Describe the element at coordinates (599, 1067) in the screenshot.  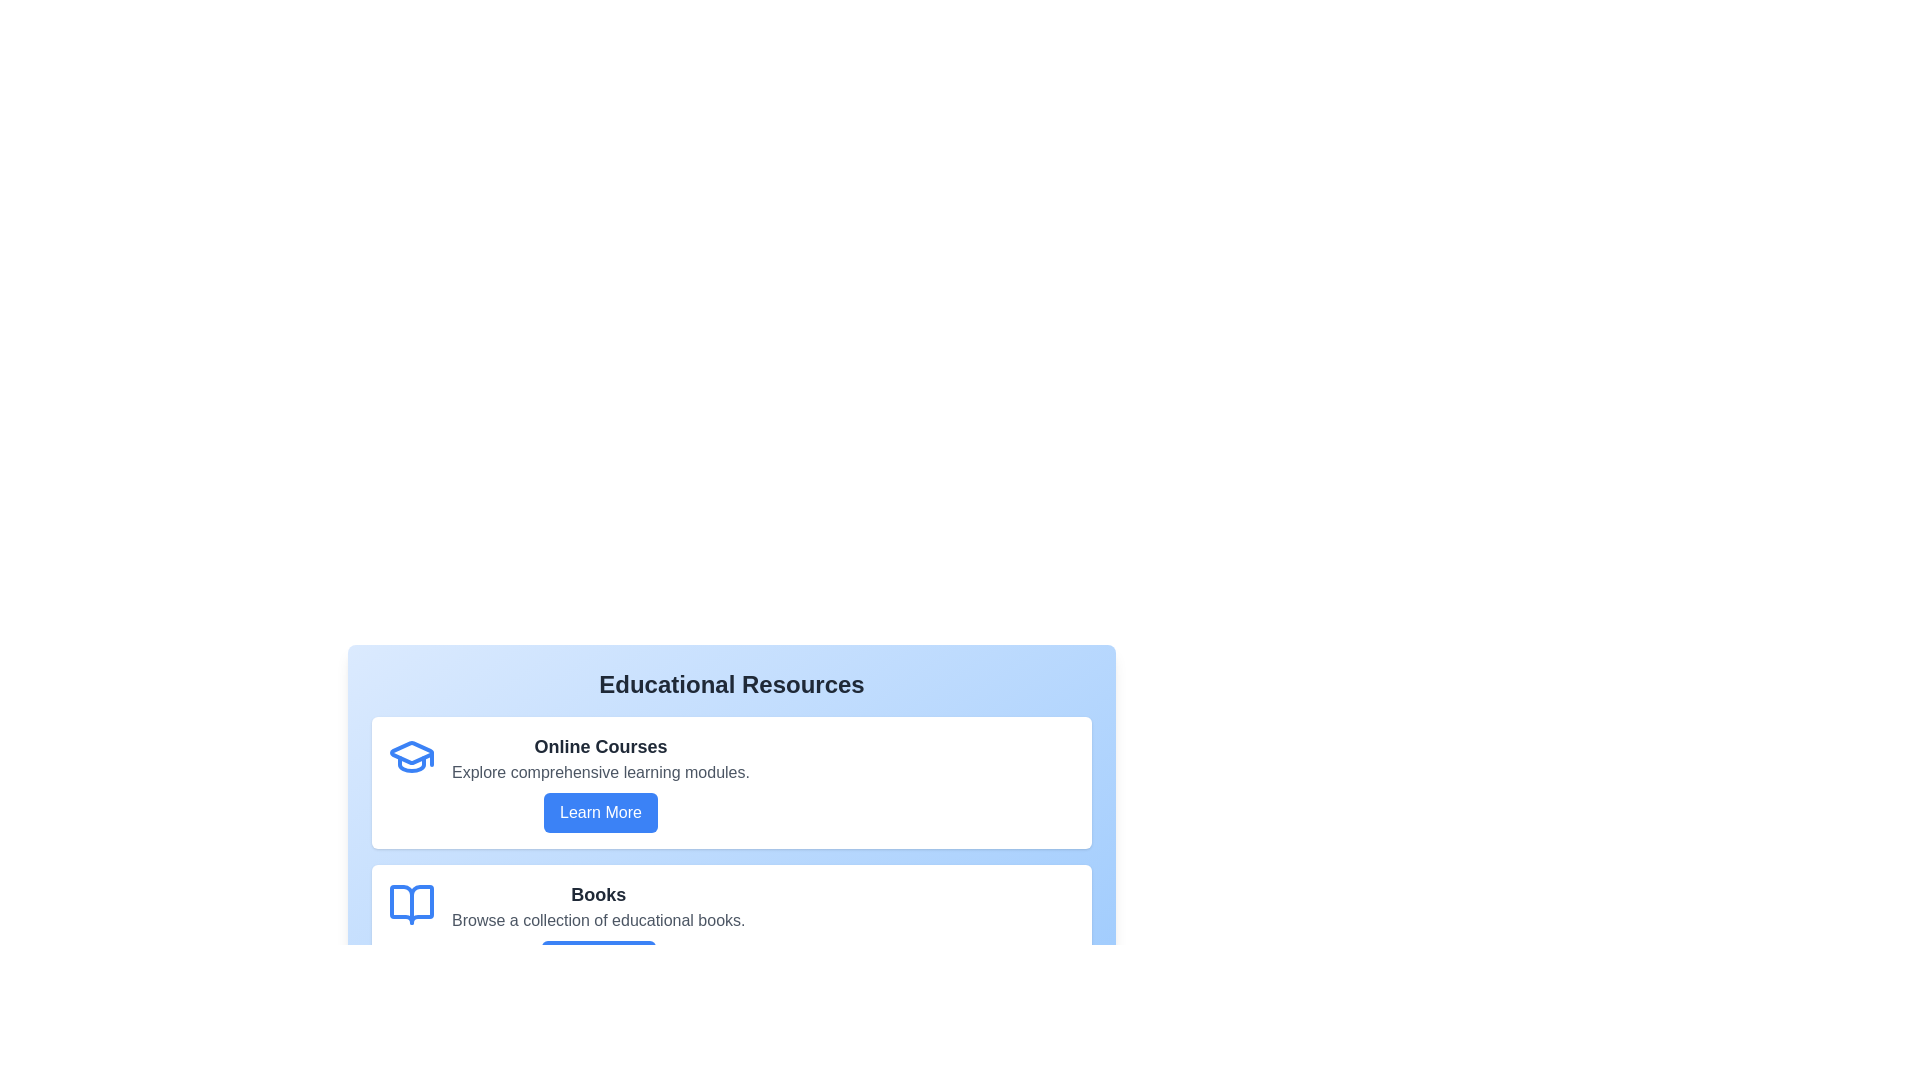
I see `the descriptive text for each resource in the list` at that location.